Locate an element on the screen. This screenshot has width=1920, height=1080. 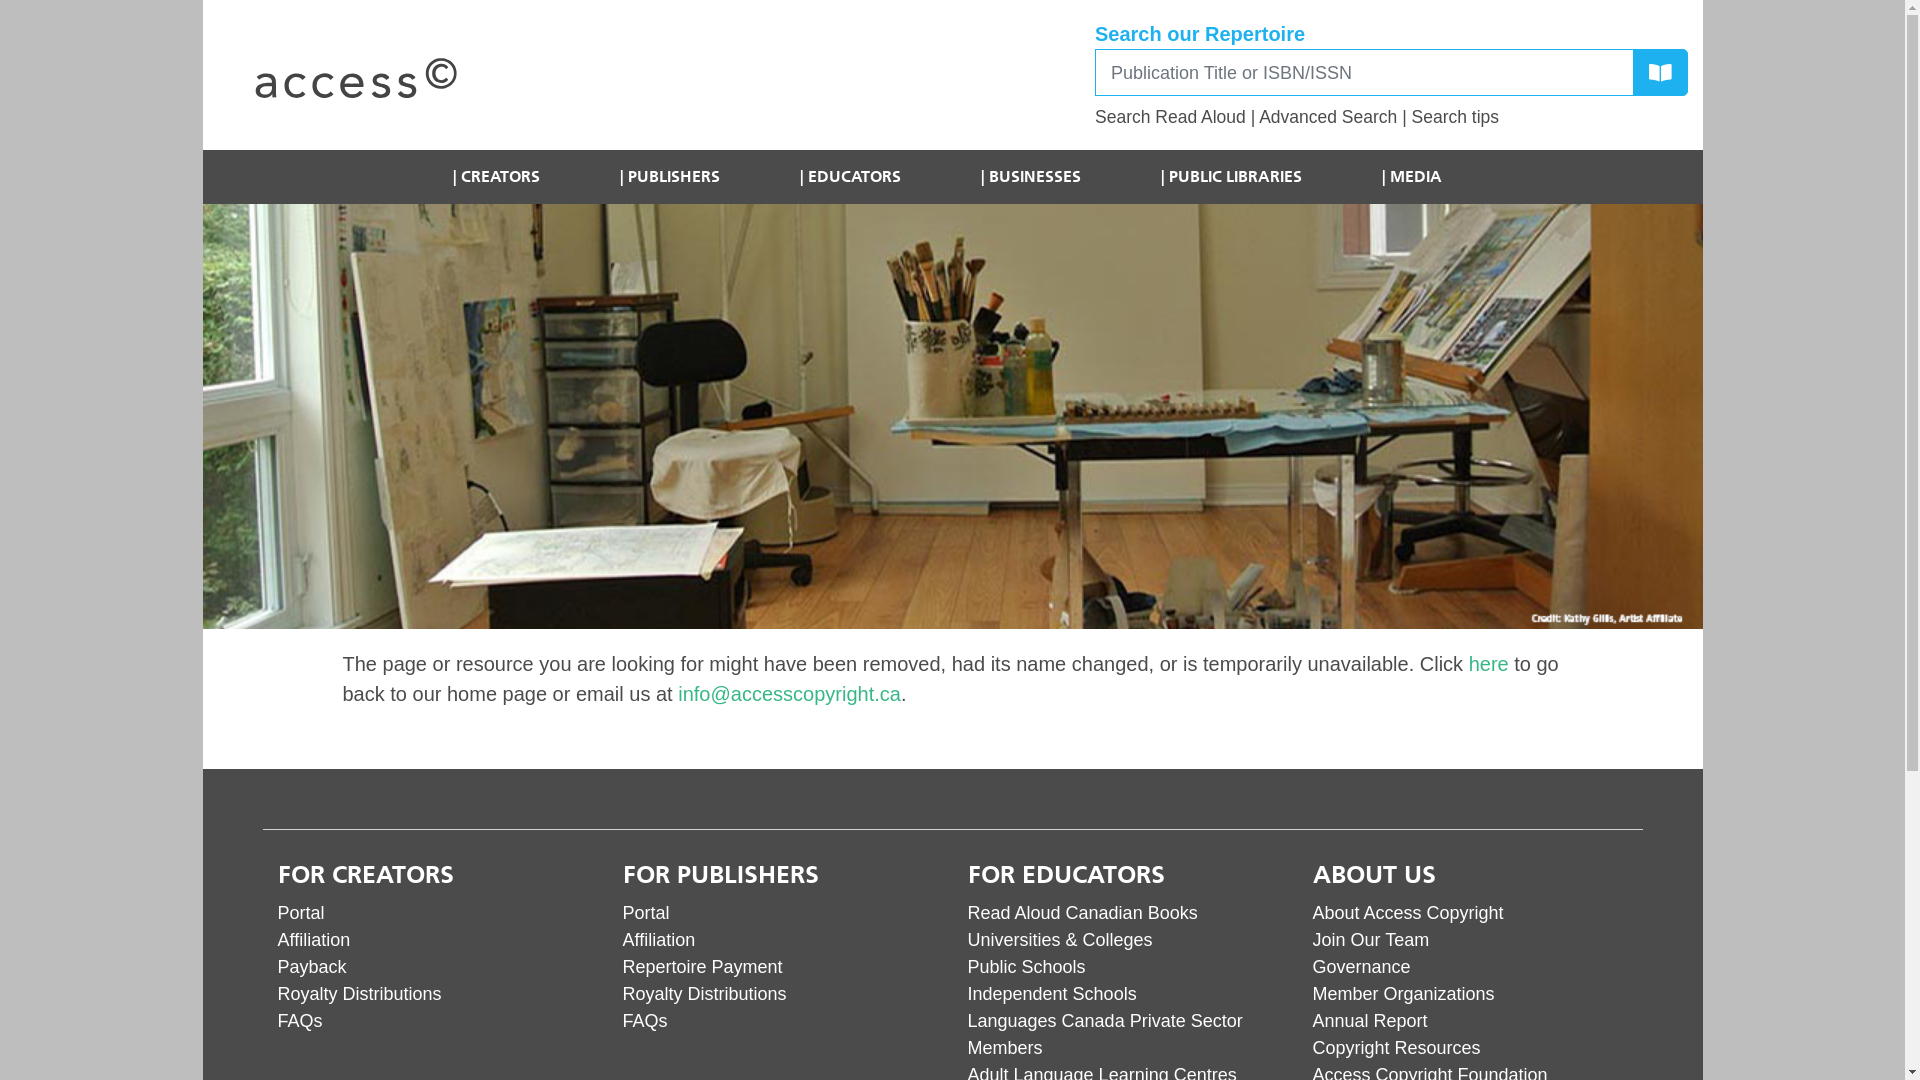
'Search Read Aloud' is located at coordinates (1170, 116).